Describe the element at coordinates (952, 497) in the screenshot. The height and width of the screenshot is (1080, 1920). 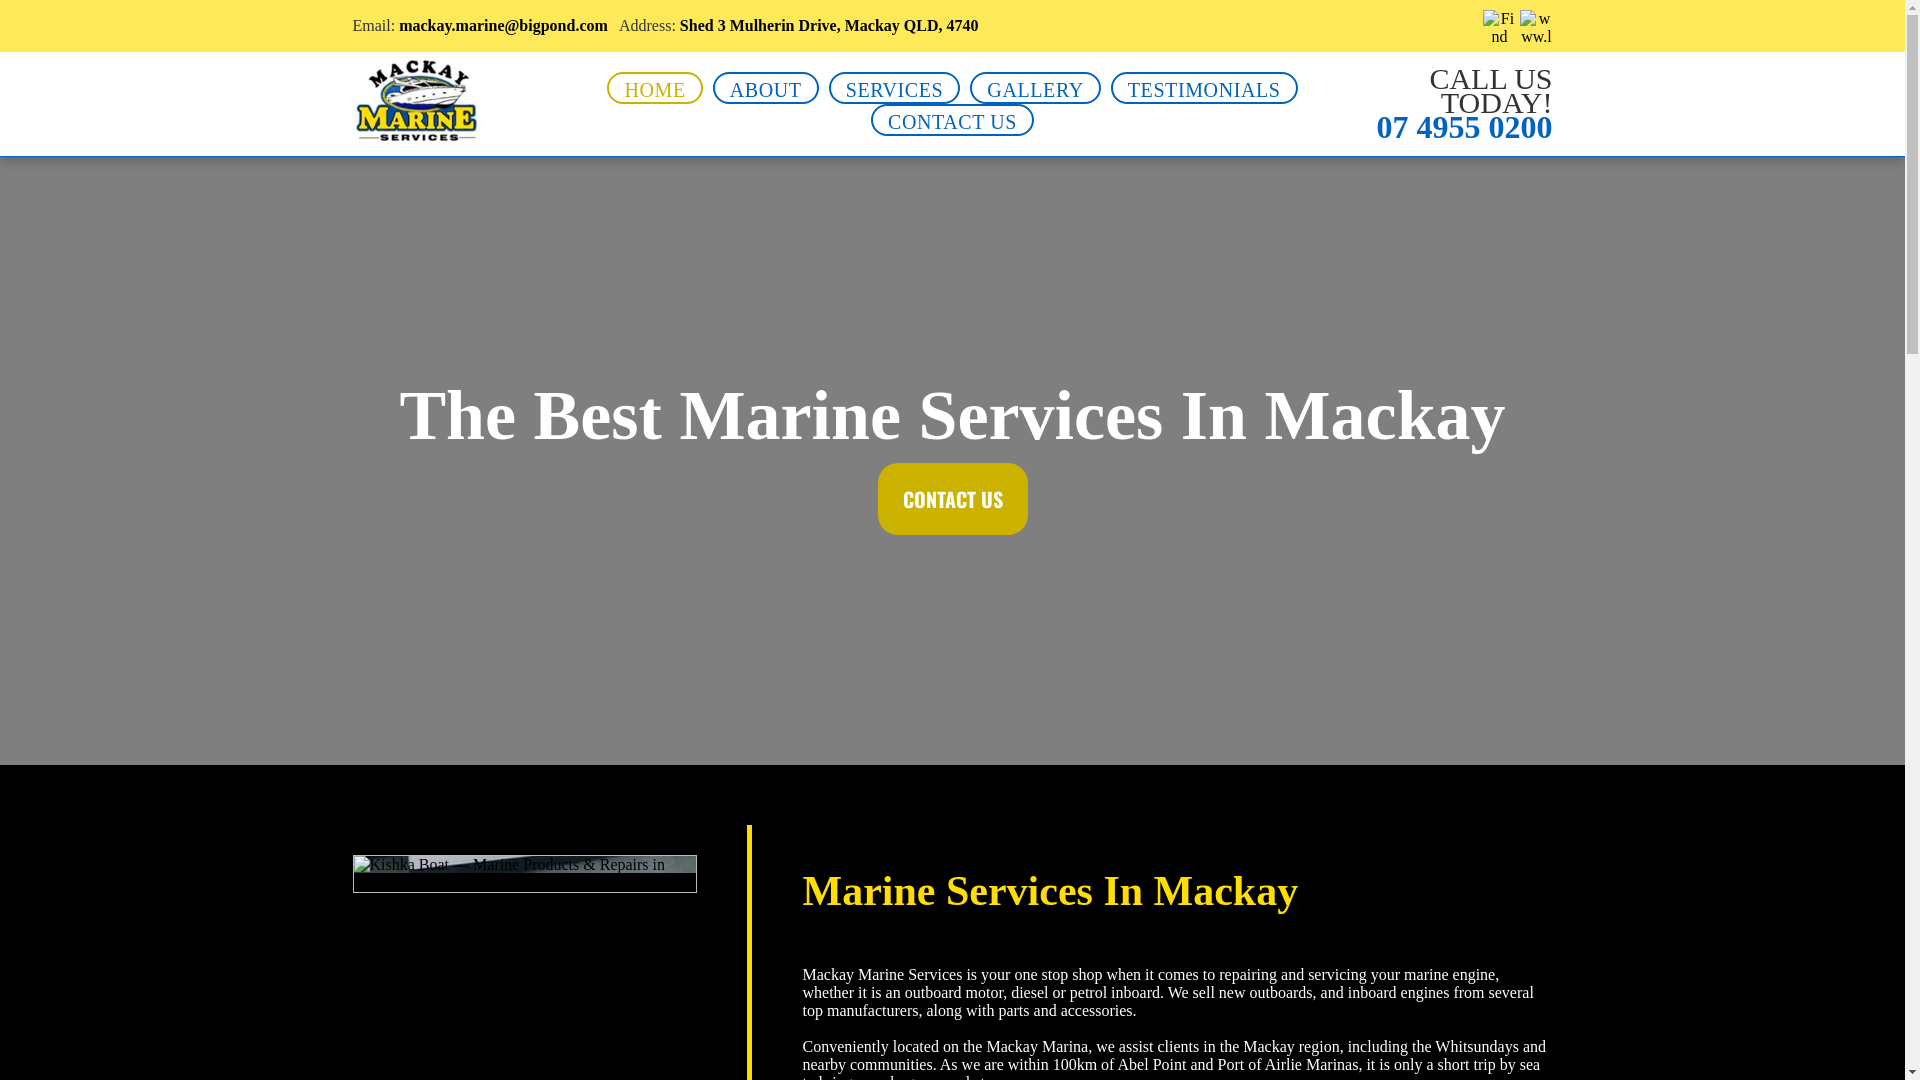
I see `'CONTACT US'` at that location.